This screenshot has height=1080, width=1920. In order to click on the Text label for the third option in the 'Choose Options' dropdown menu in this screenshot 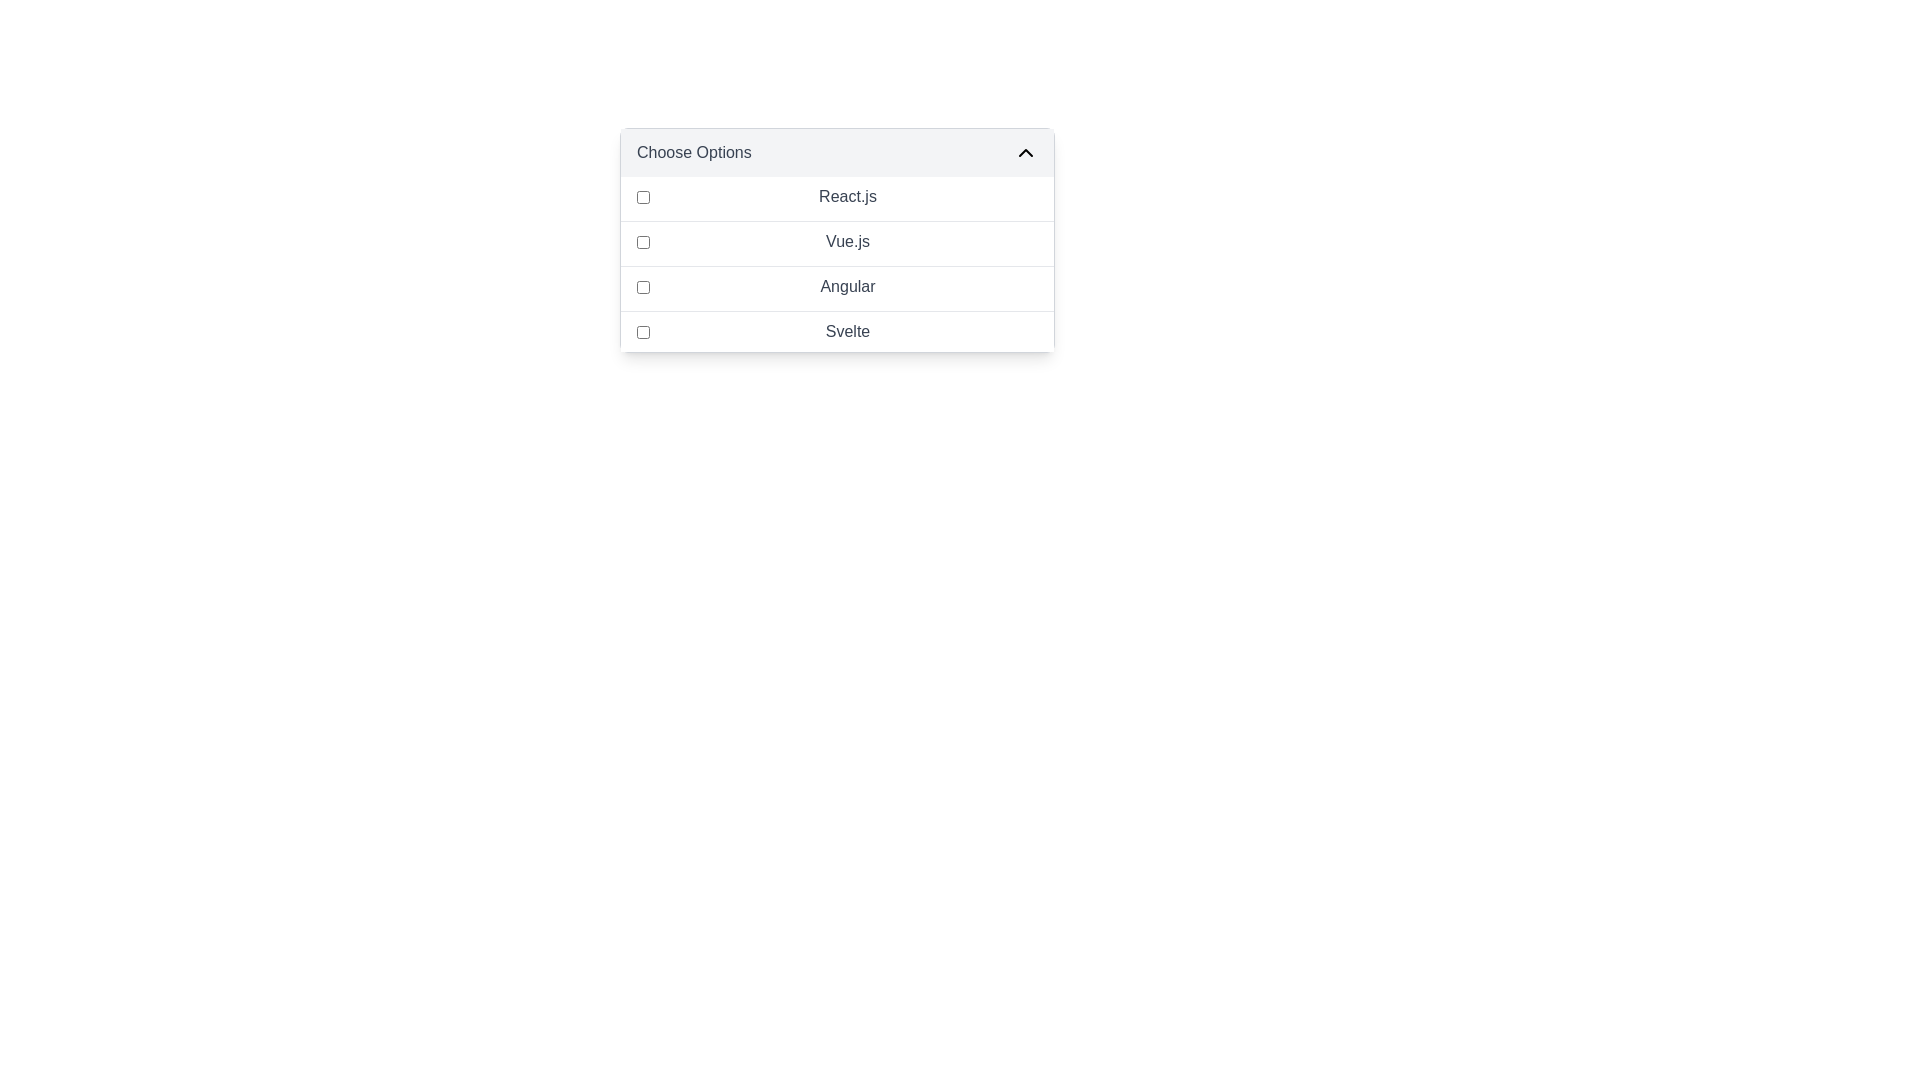, I will do `click(848, 286)`.